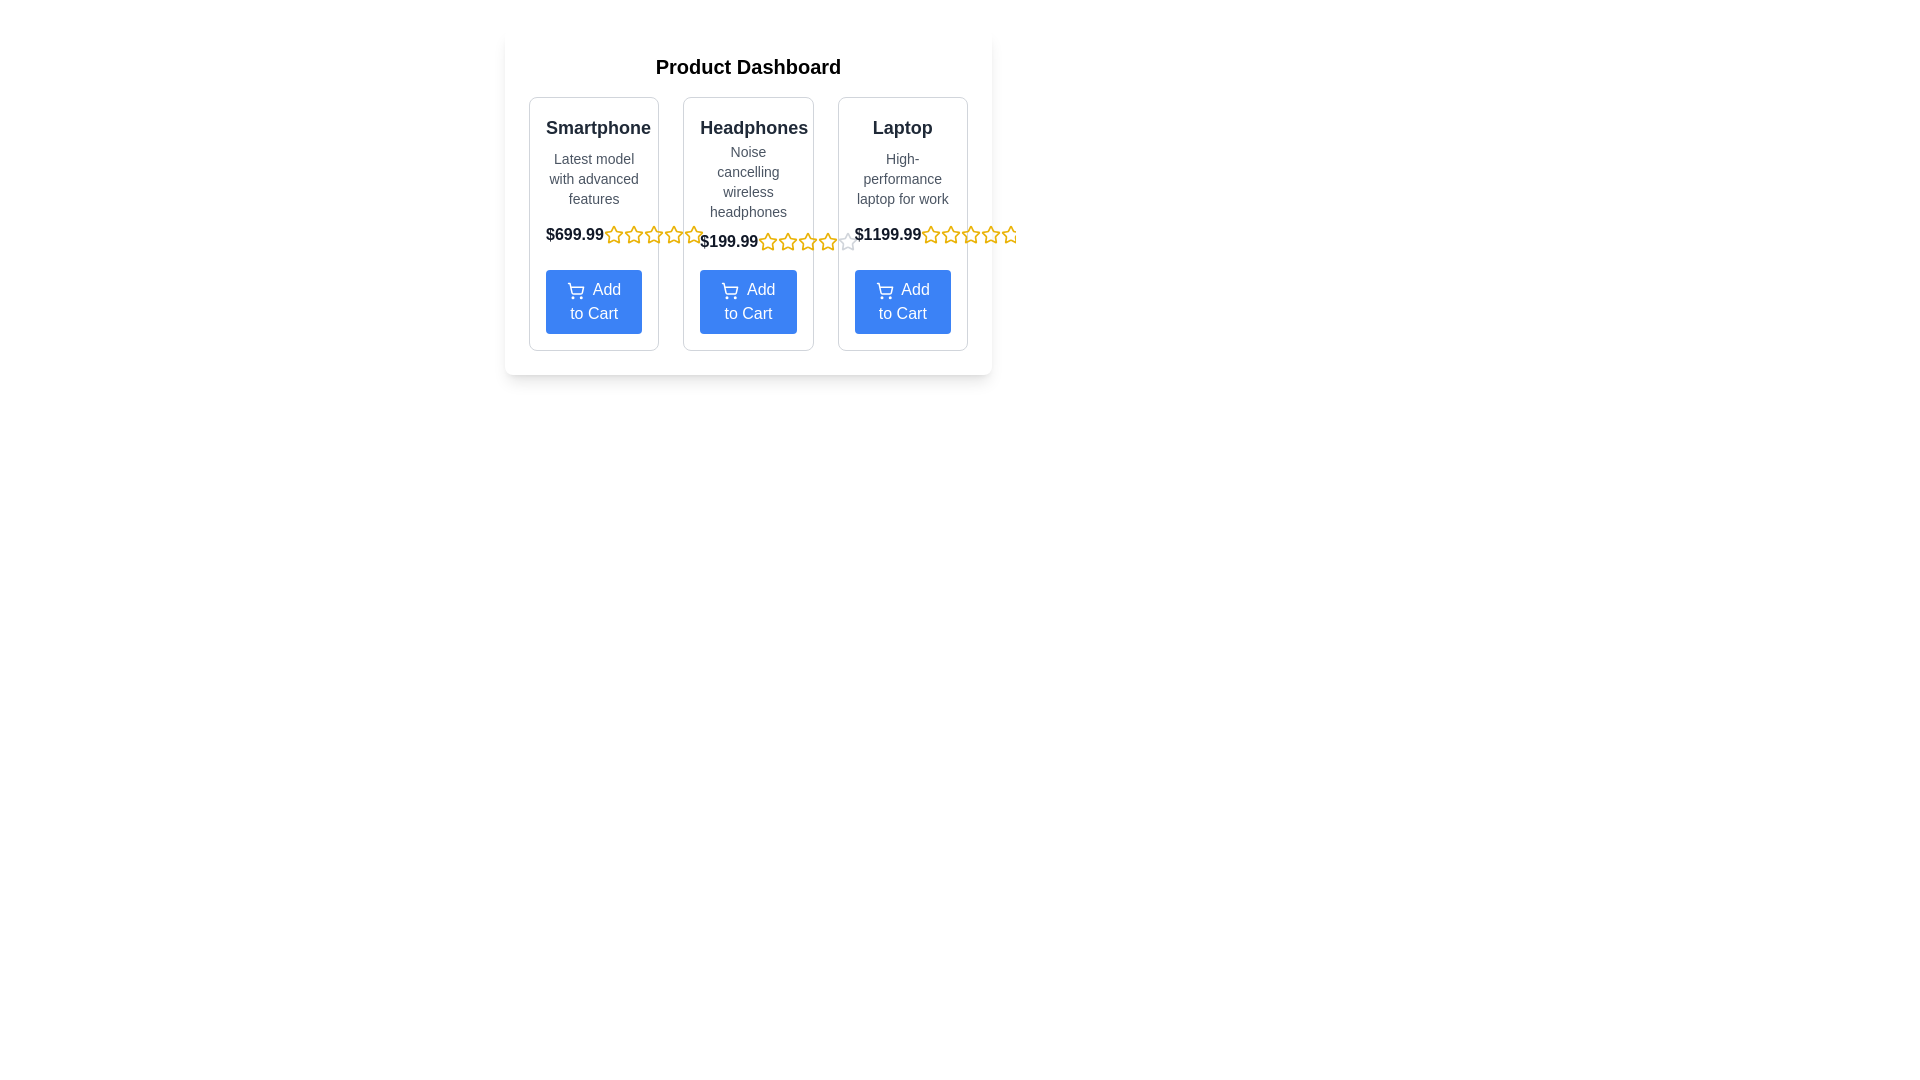 The width and height of the screenshot is (1920, 1080). I want to click on the visual state of the 7th star icon in the rating system, which is styled with a yellow outline and a white fill, located below the price of the laptop product card, so click(991, 233).